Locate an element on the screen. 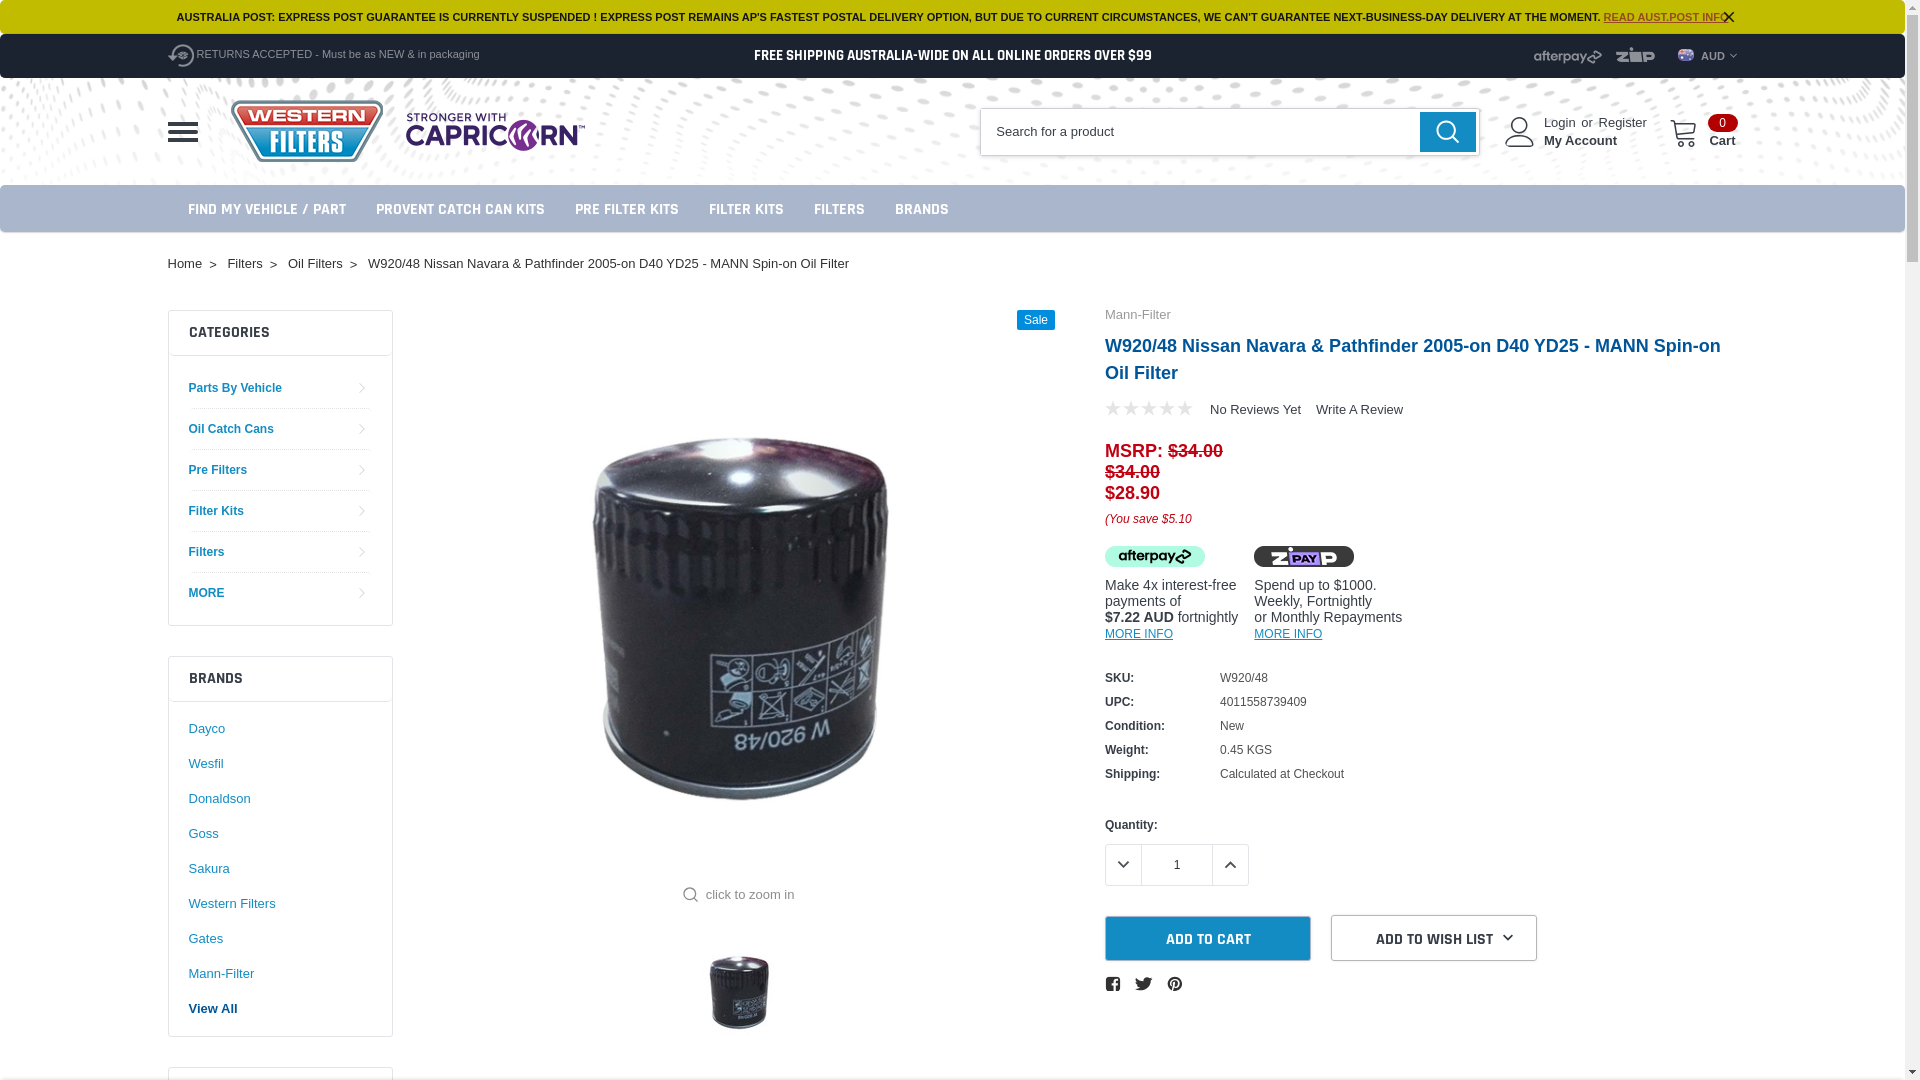  'Parts By Vehicle' is located at coordinates (187, 388).